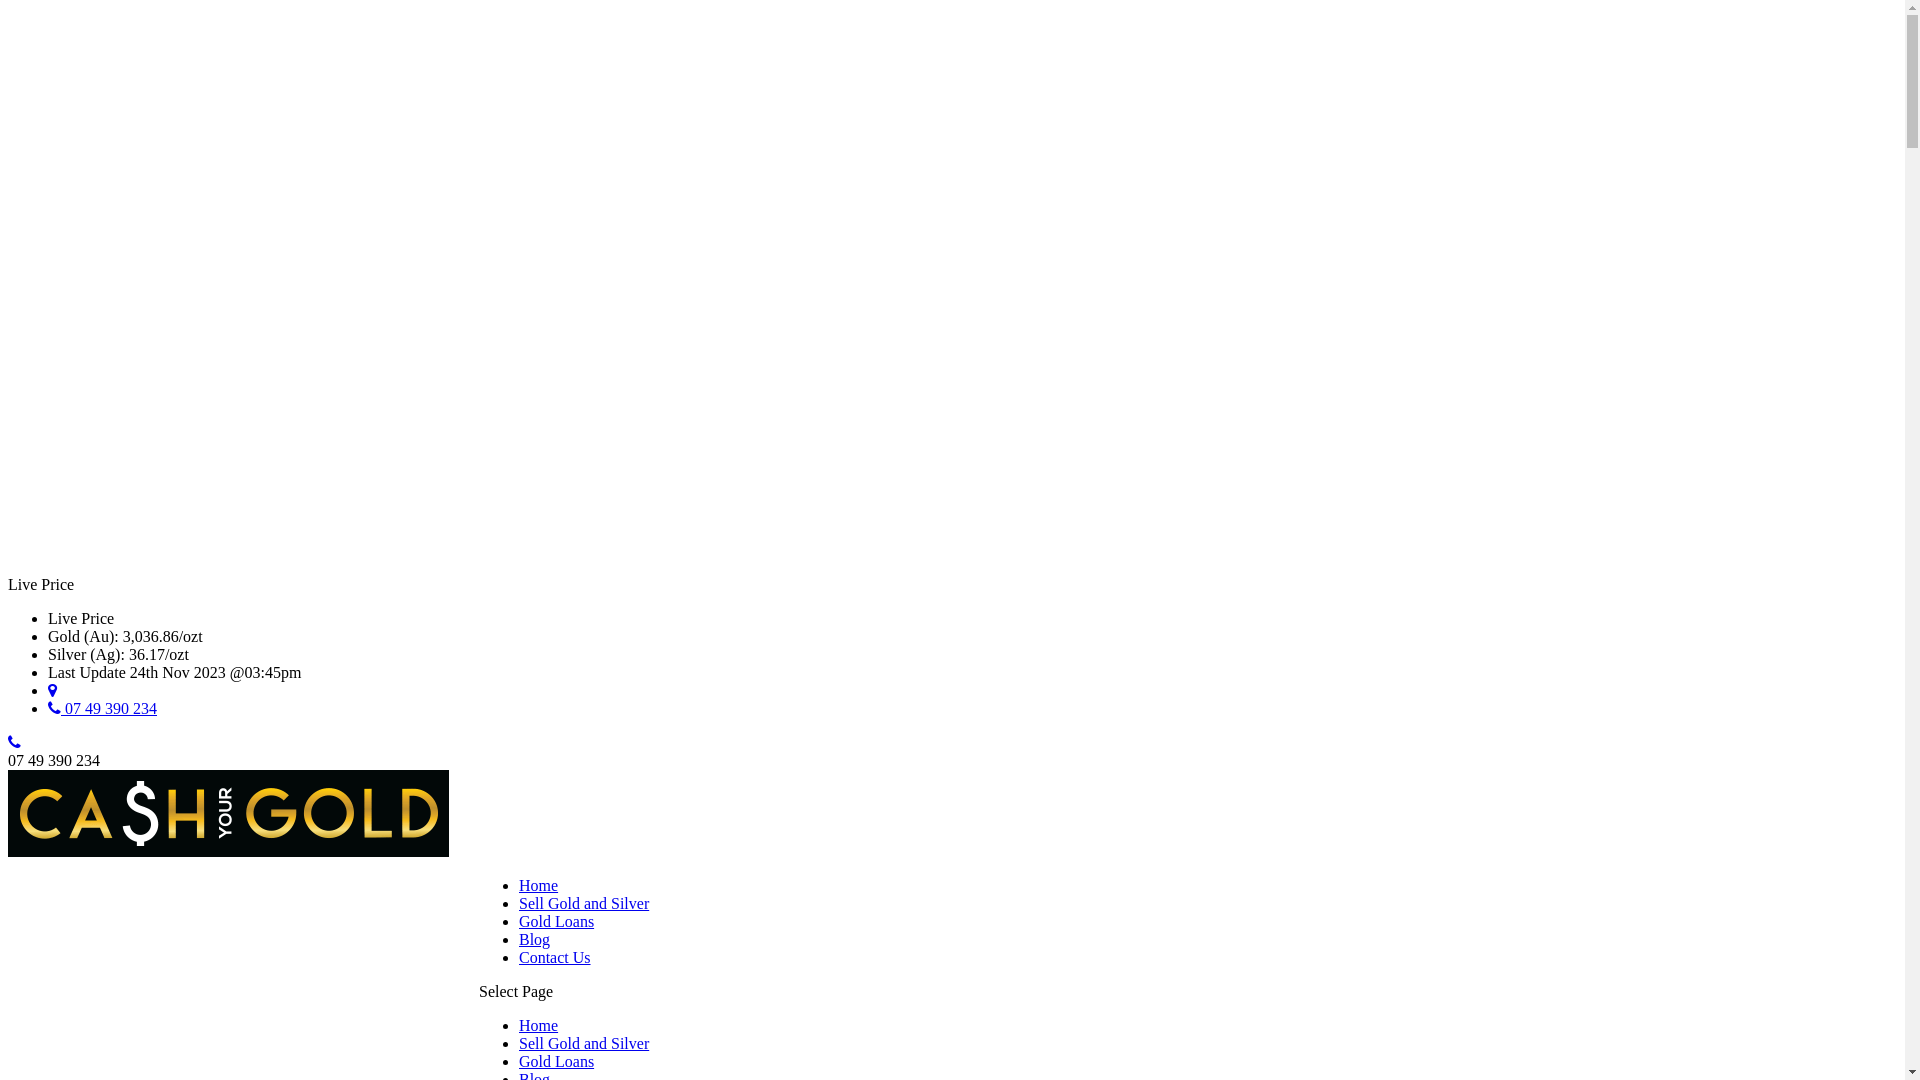 The height and width of the screenshot is (1080, 1920). Describe the element at coordinates (518, 884) in the screenshot. I see `'Home'` at that location.